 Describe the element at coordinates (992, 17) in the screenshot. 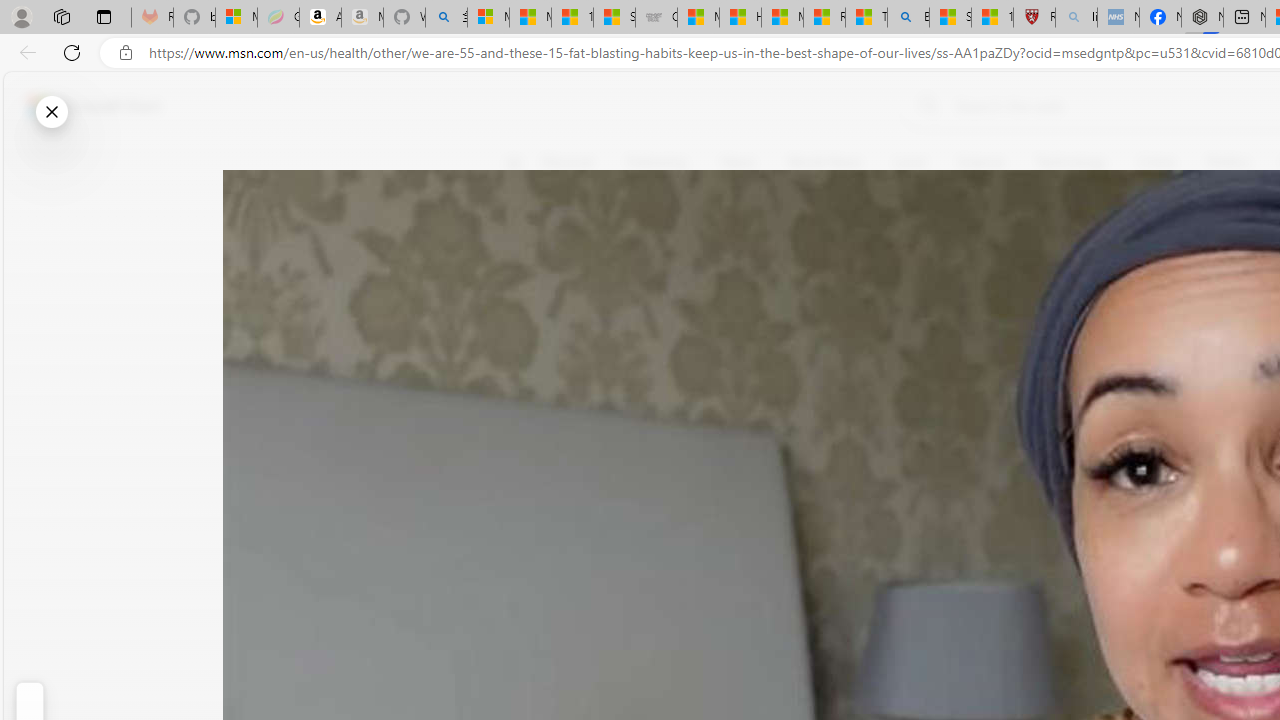

I see `'12 Popular Science Lies that Must be Corrected'` at that location.